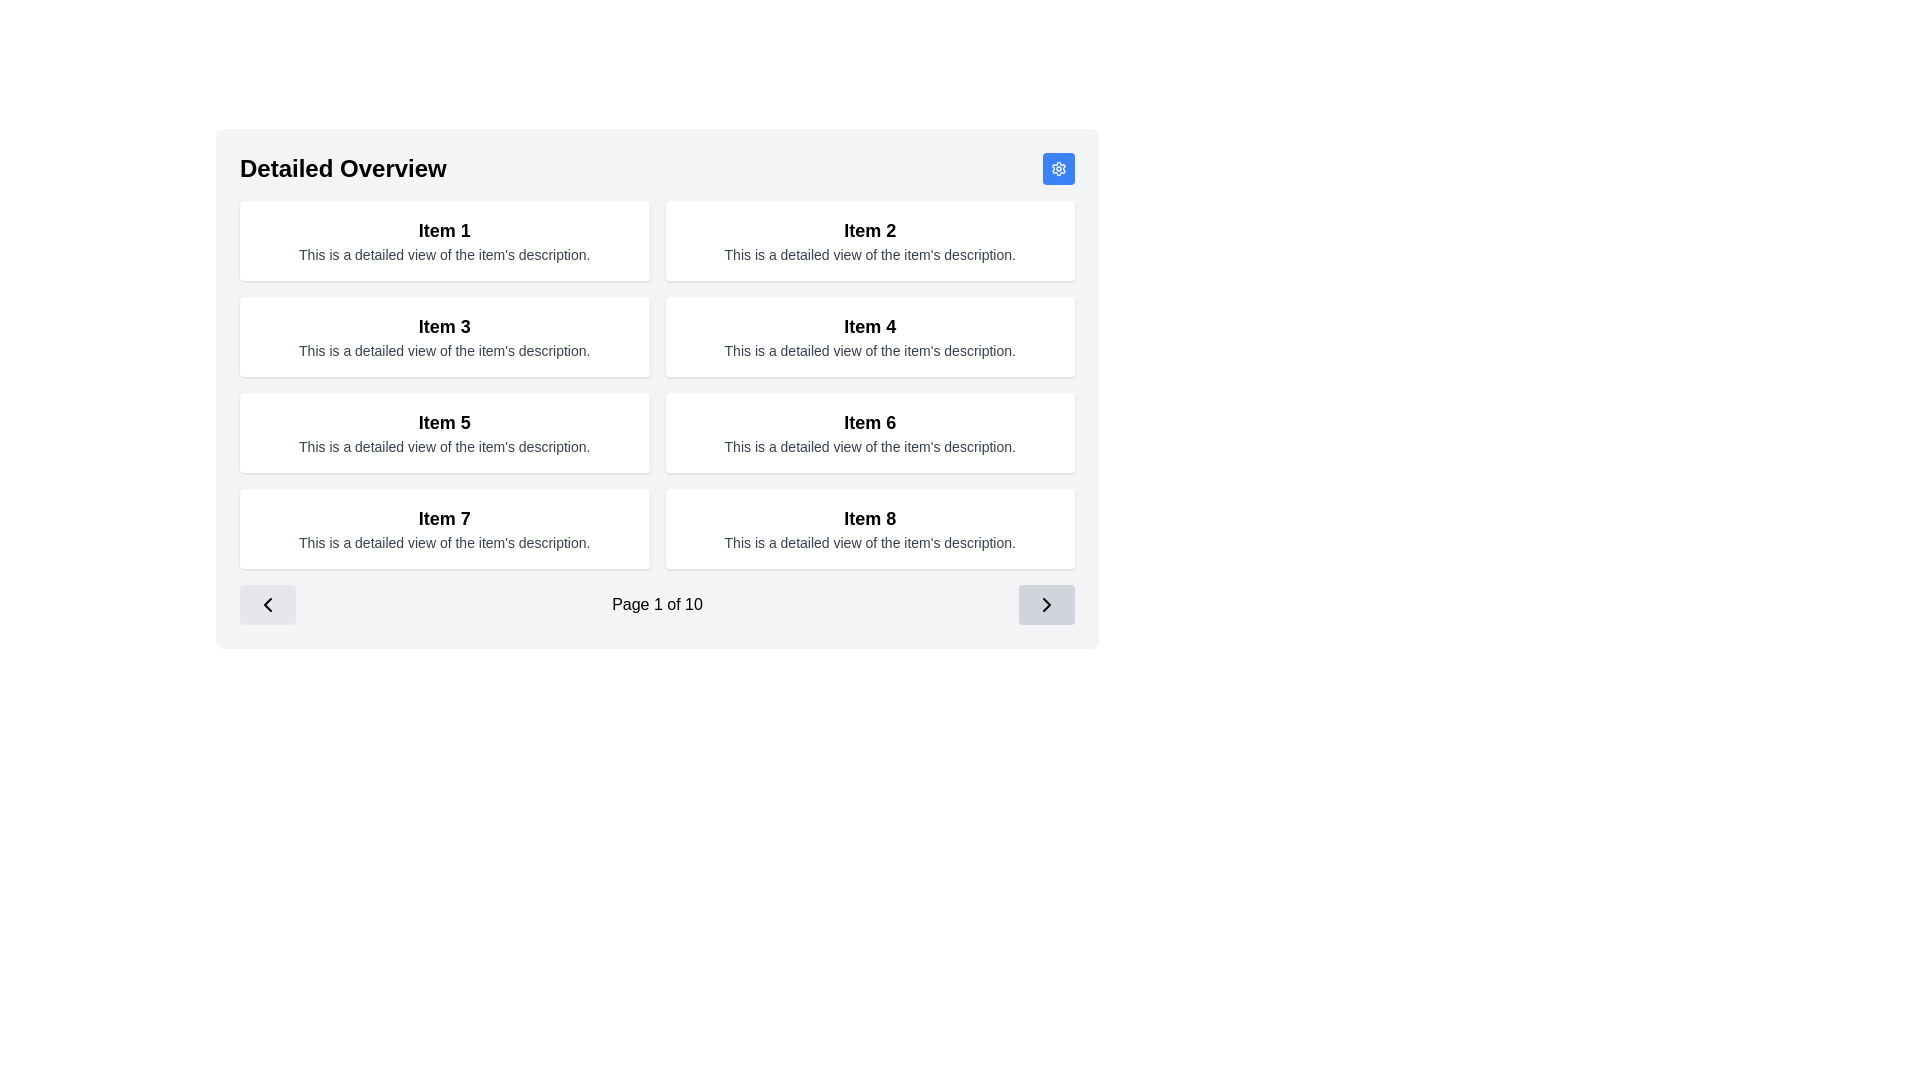  I want to click on the Informative card located in the first column of the second row of the grid layout, so click(443, 335).